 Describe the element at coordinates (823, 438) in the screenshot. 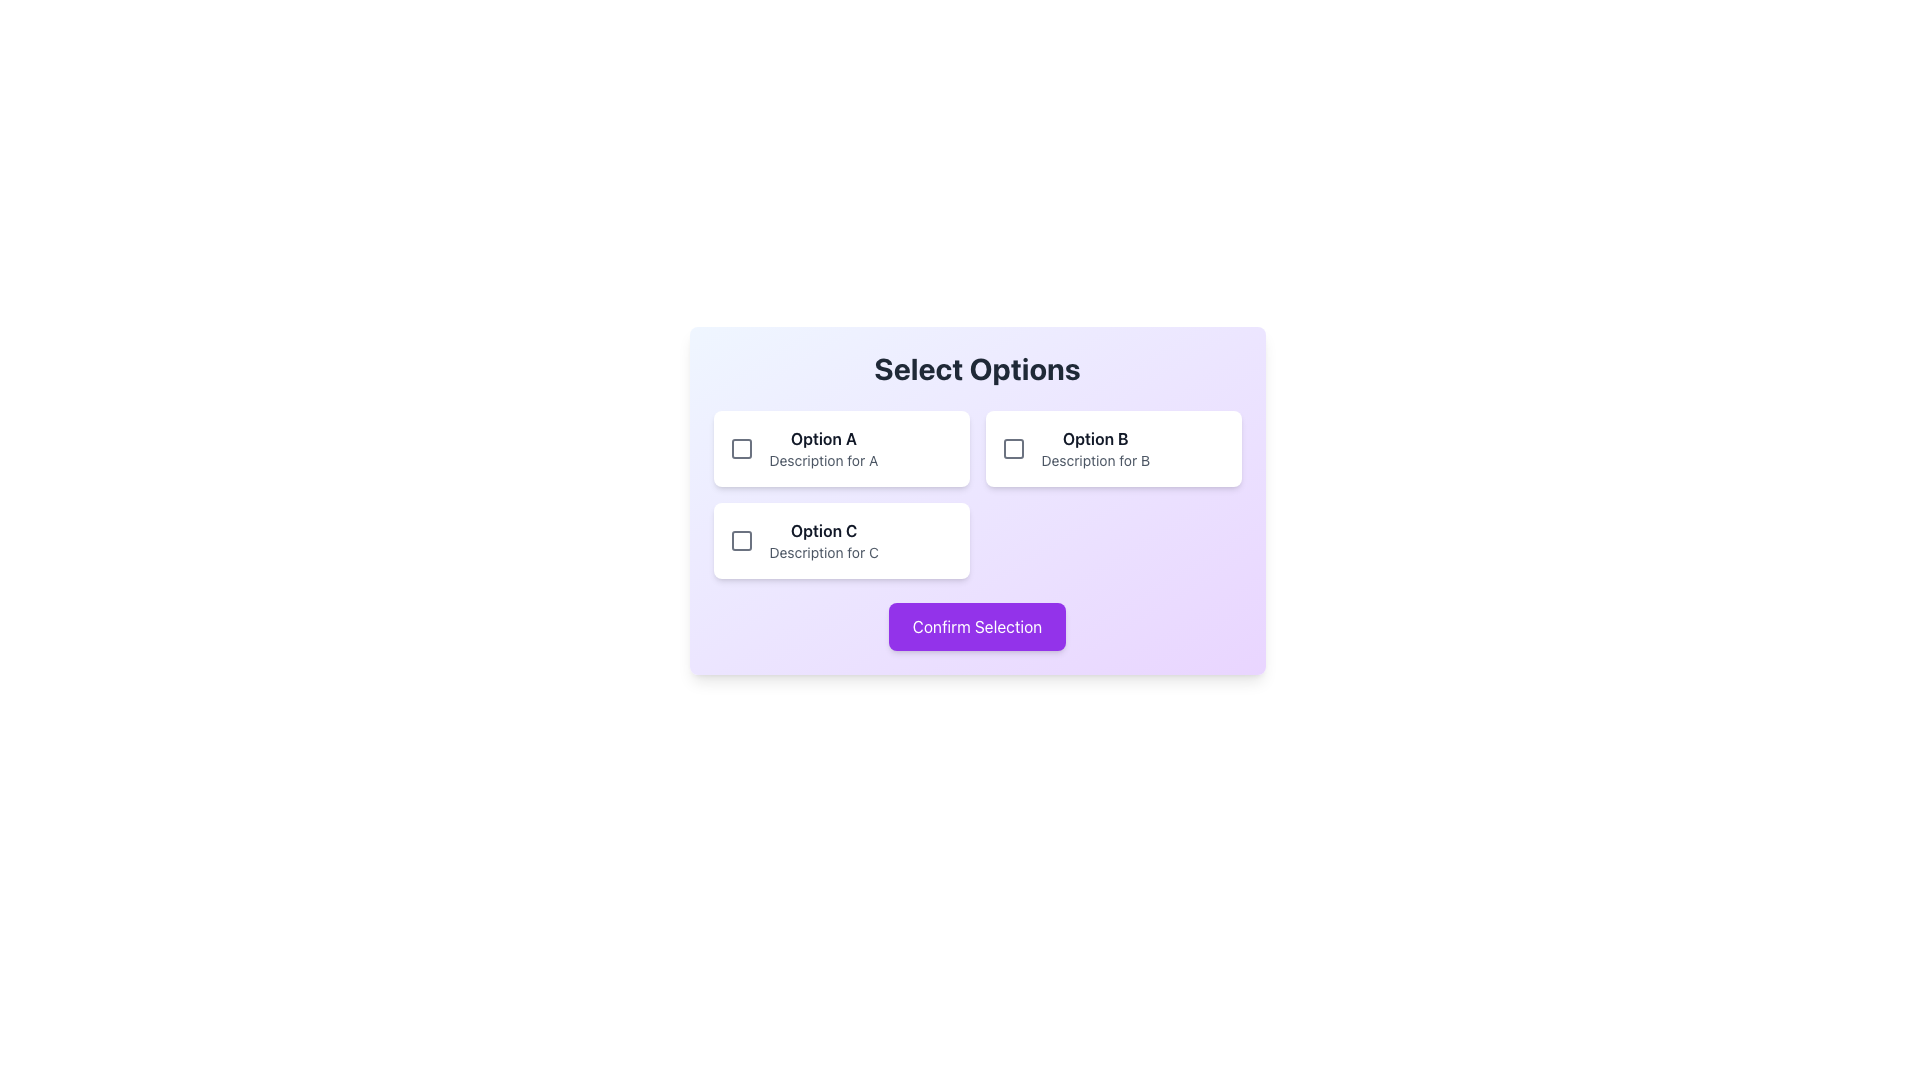

I see `the text label 'Option A' which is in bold, dark gray font, located in the top-left cell of a 2x2 grid of selection options` at that location.